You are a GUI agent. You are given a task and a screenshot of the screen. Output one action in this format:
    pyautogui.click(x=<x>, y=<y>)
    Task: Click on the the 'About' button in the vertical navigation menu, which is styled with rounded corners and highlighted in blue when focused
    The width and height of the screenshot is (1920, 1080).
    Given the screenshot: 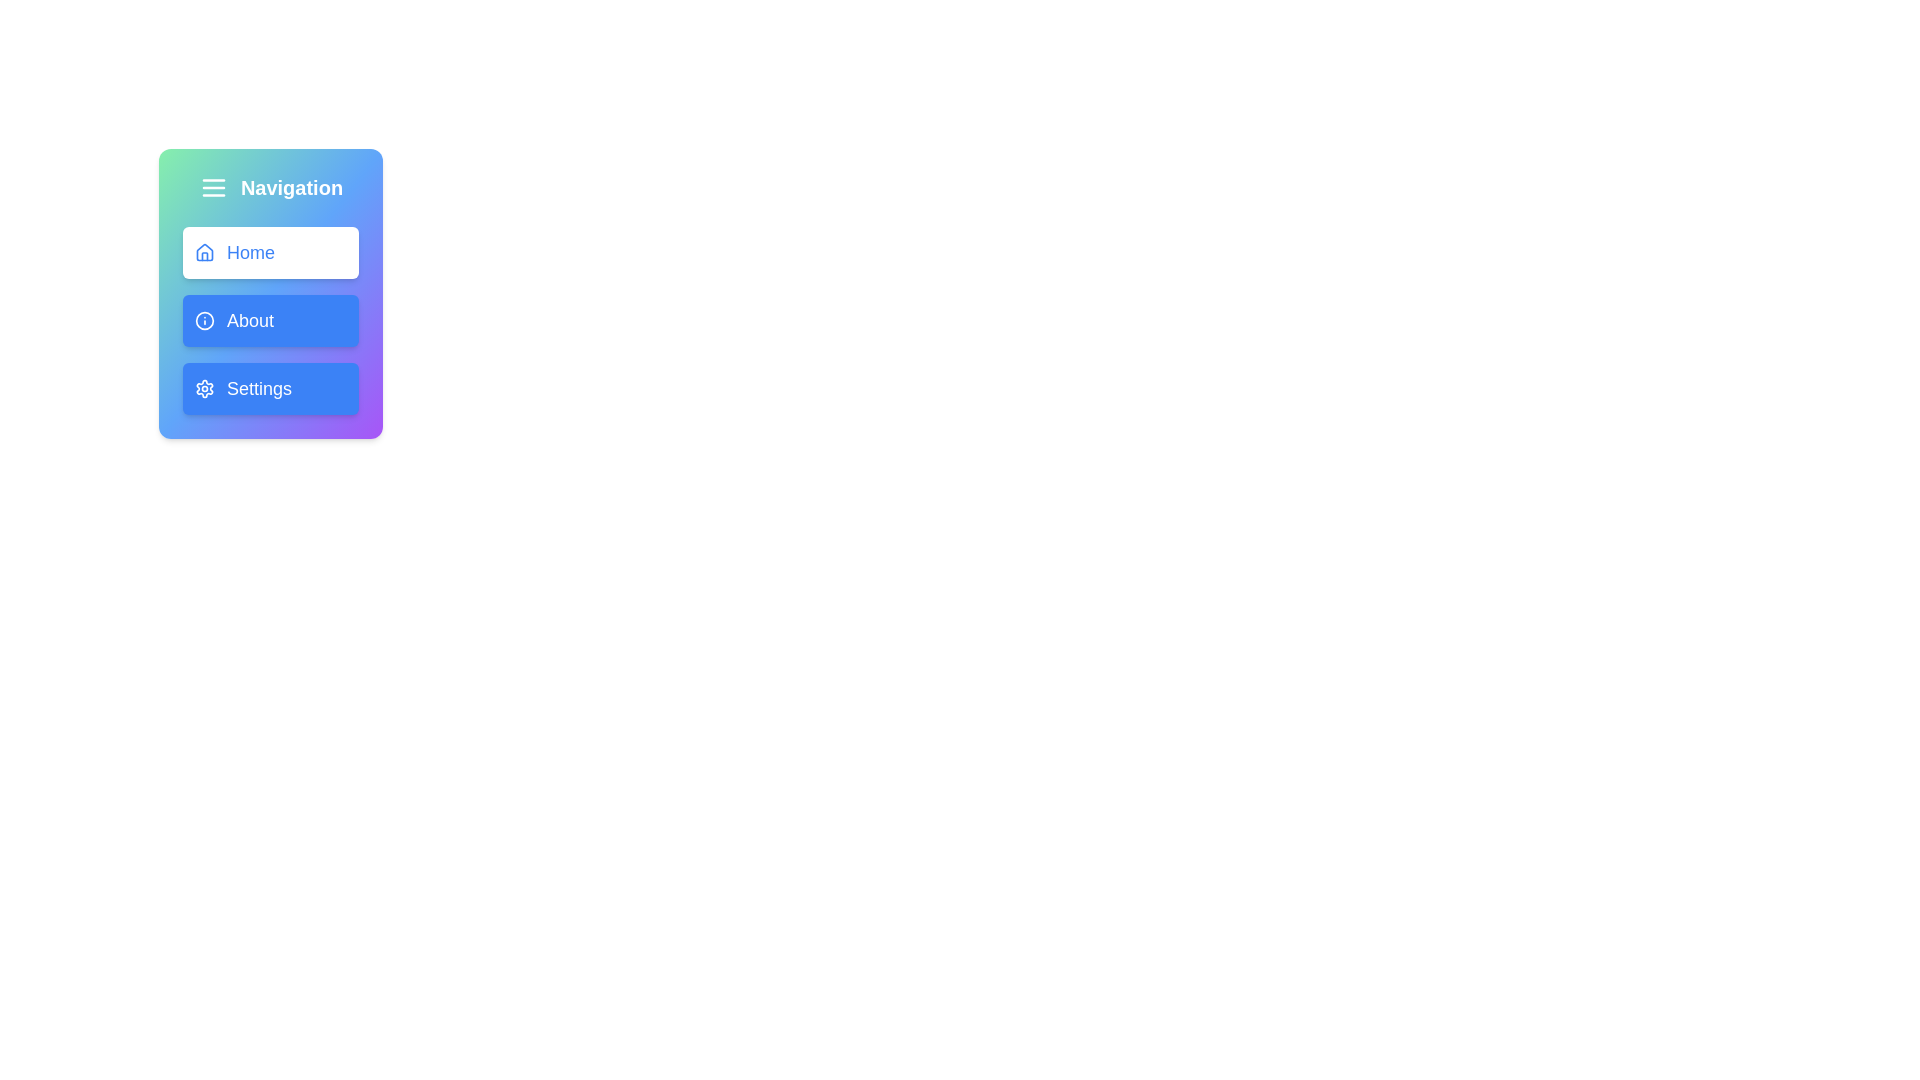 What is the action you would take?
    pyautogui.click(x=269, y=319)
    